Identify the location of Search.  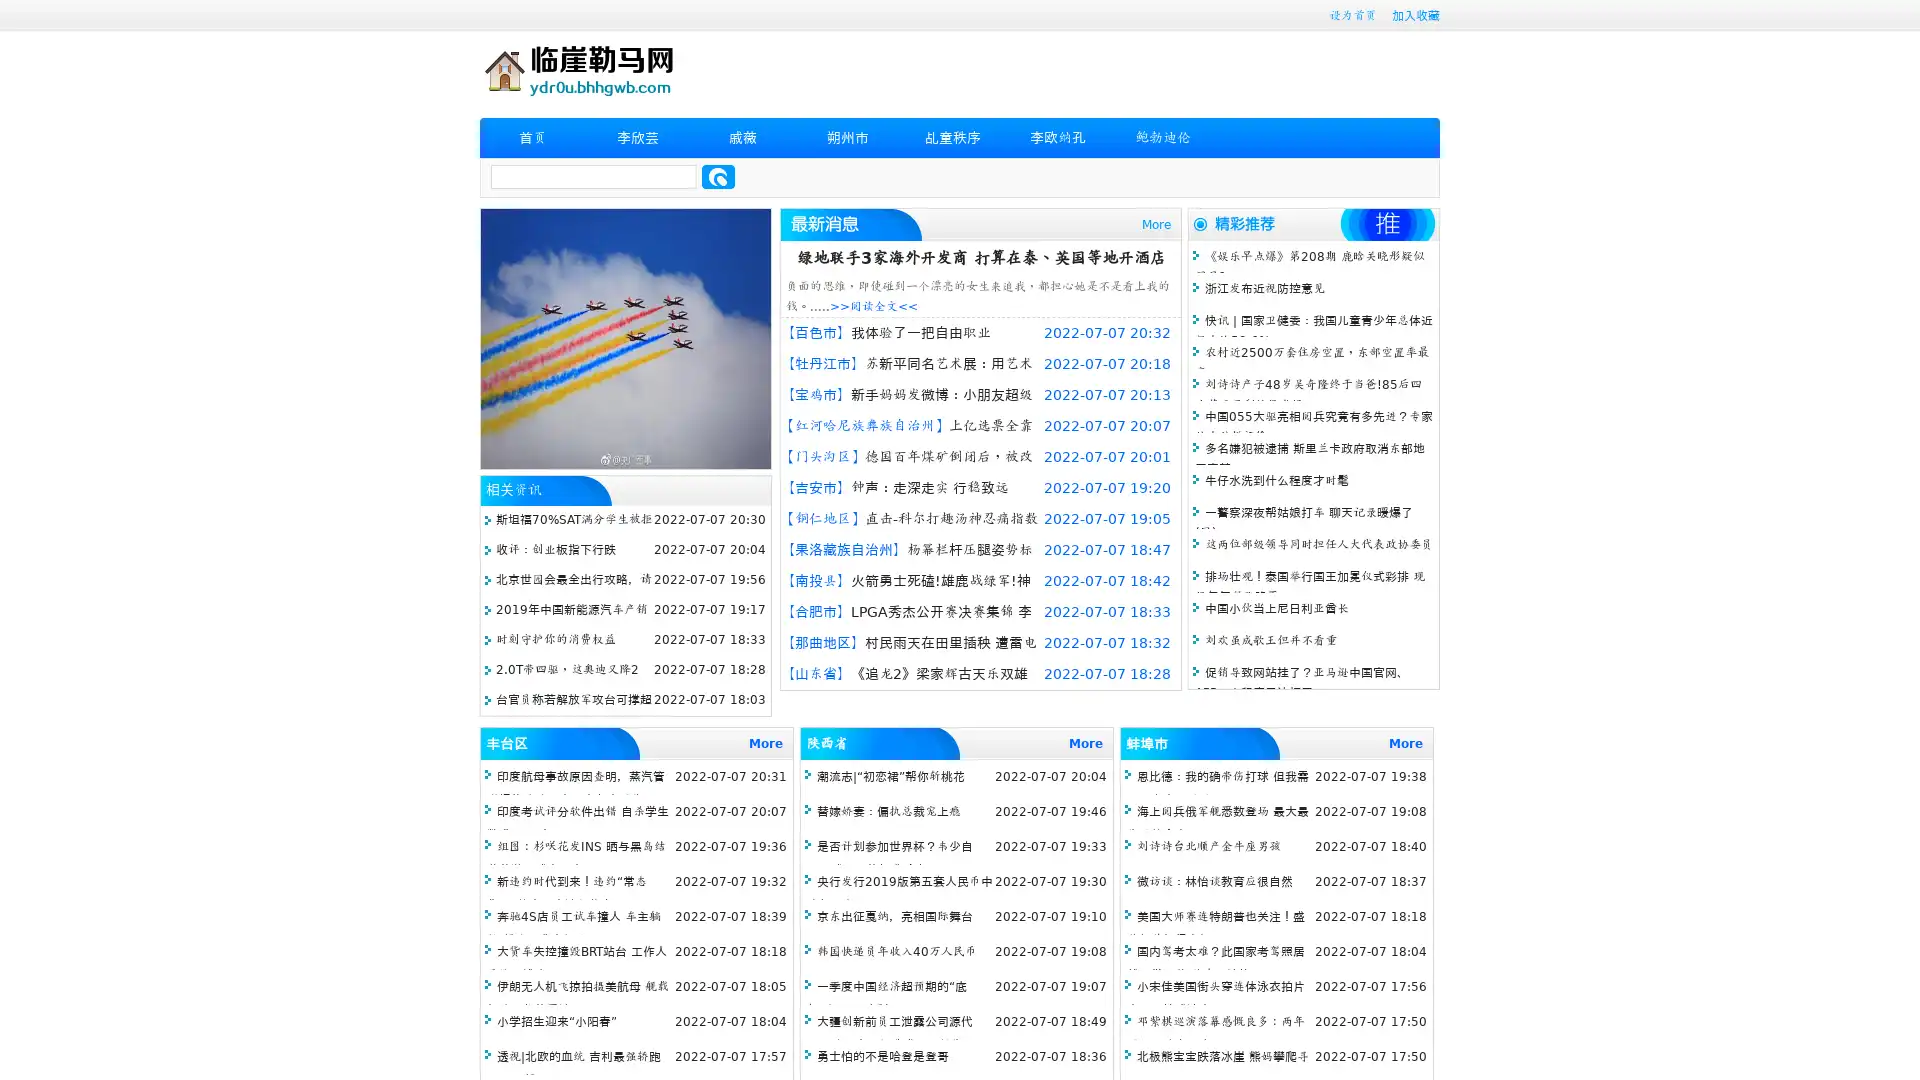
(718, 176).